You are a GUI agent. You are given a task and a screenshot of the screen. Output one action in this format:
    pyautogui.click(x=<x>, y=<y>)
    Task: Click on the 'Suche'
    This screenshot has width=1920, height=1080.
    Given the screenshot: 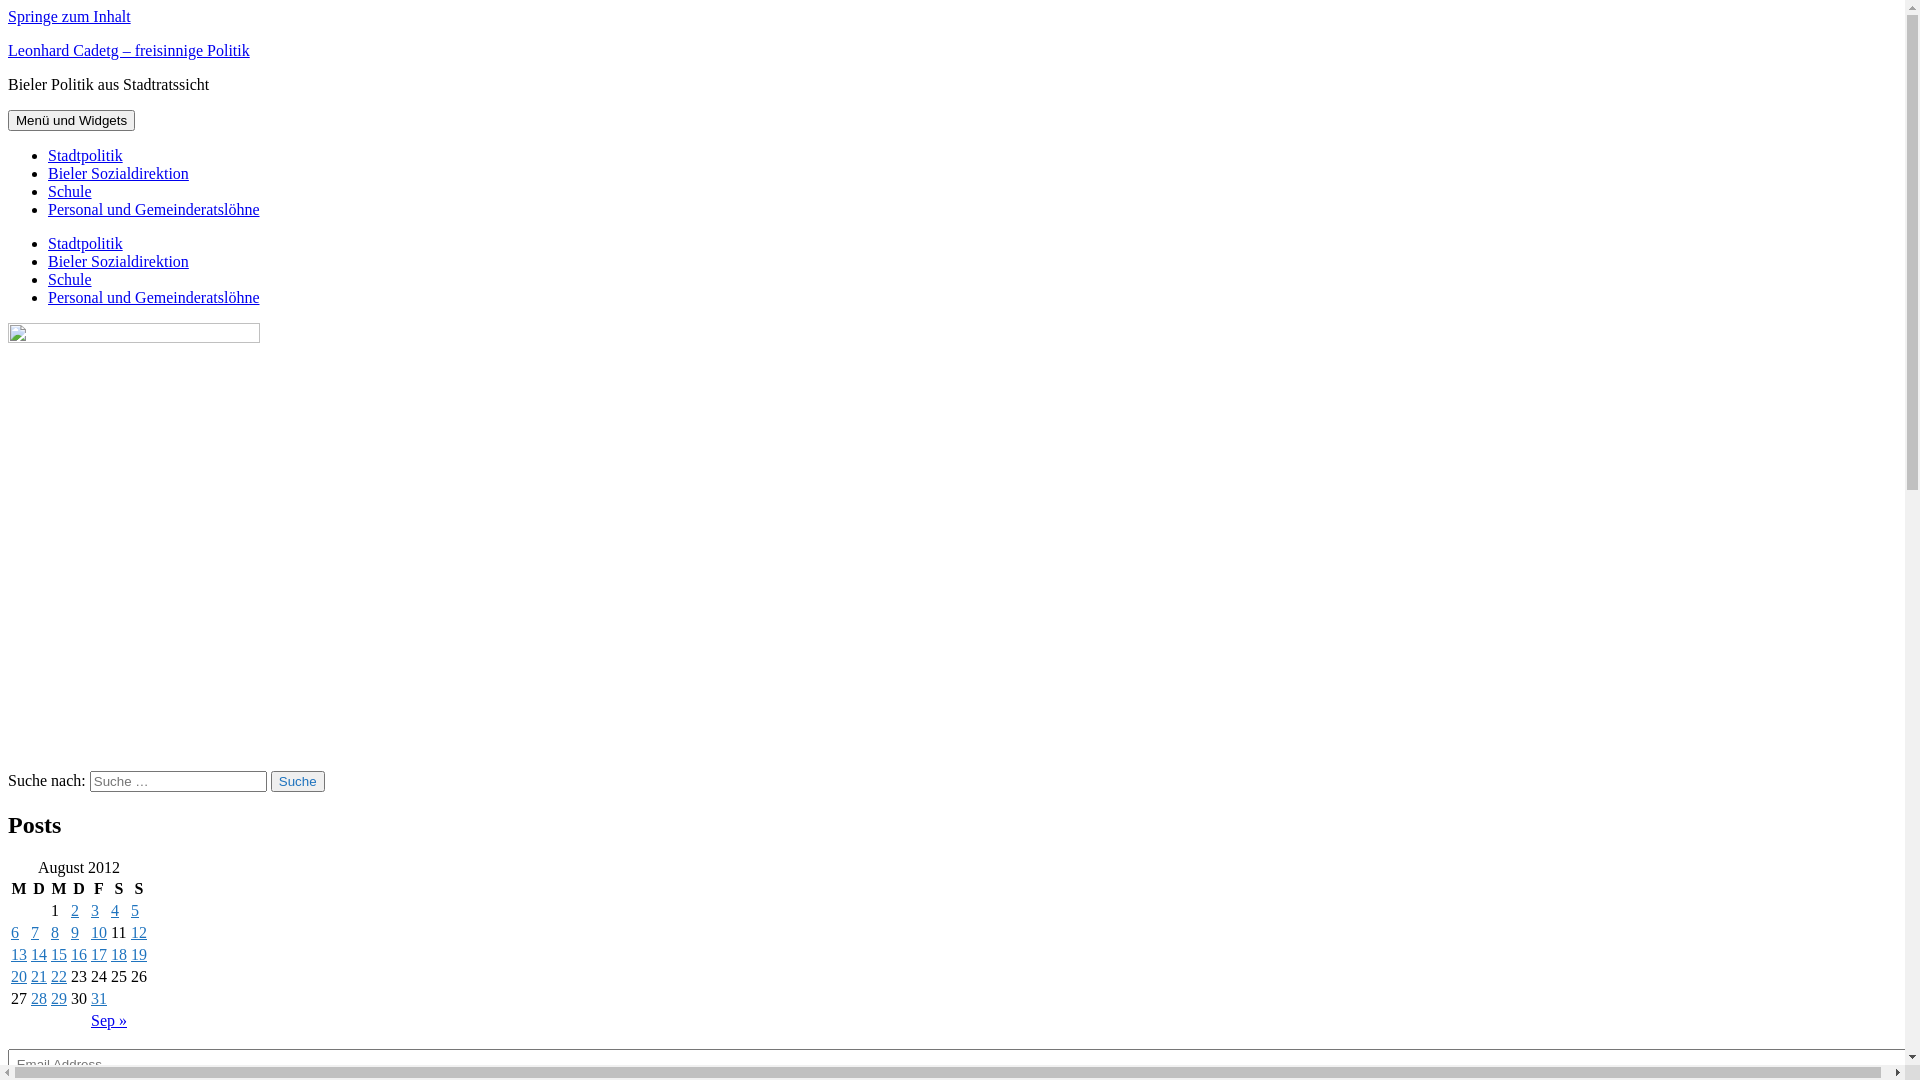 What is the action you would take?
    pyautogui.click(x=269, y=780)
    